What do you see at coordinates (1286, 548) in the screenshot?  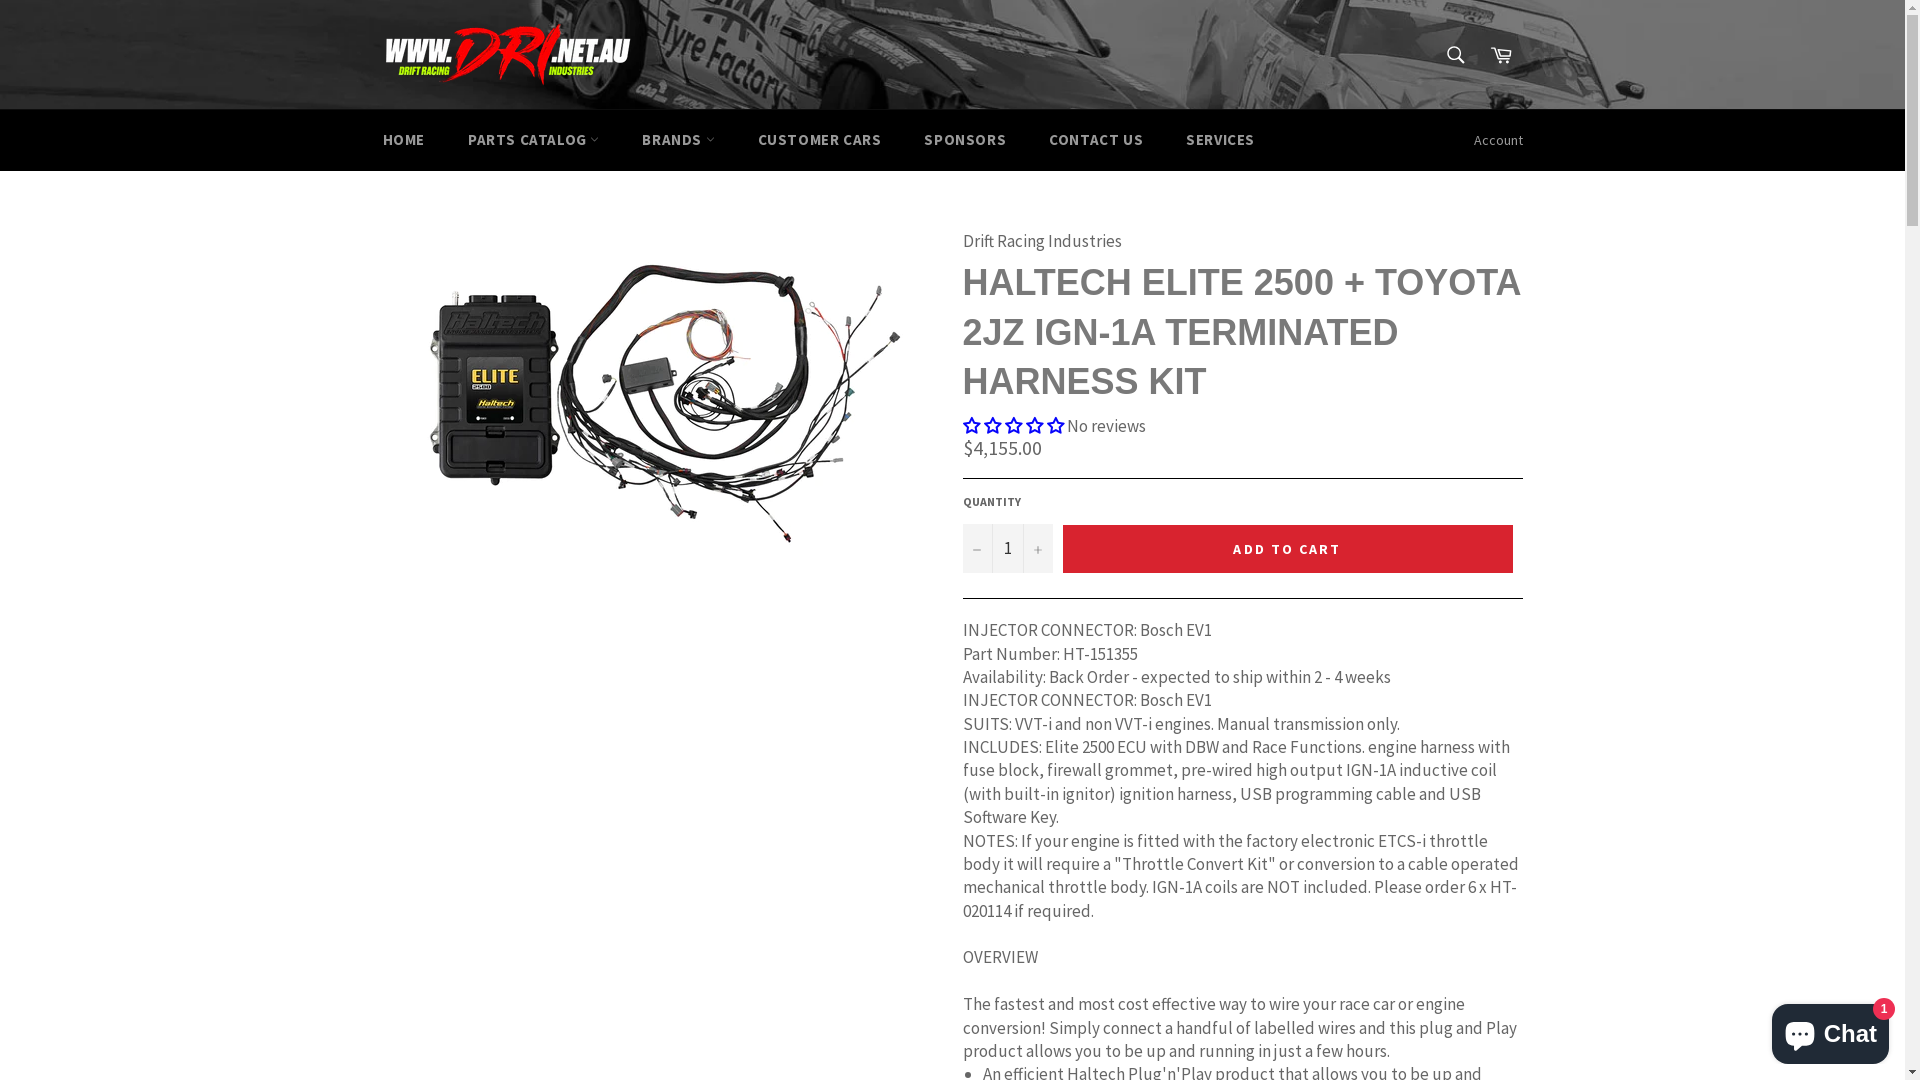 I see `'ADD TO CART'` at bounding box center [1286, 548].